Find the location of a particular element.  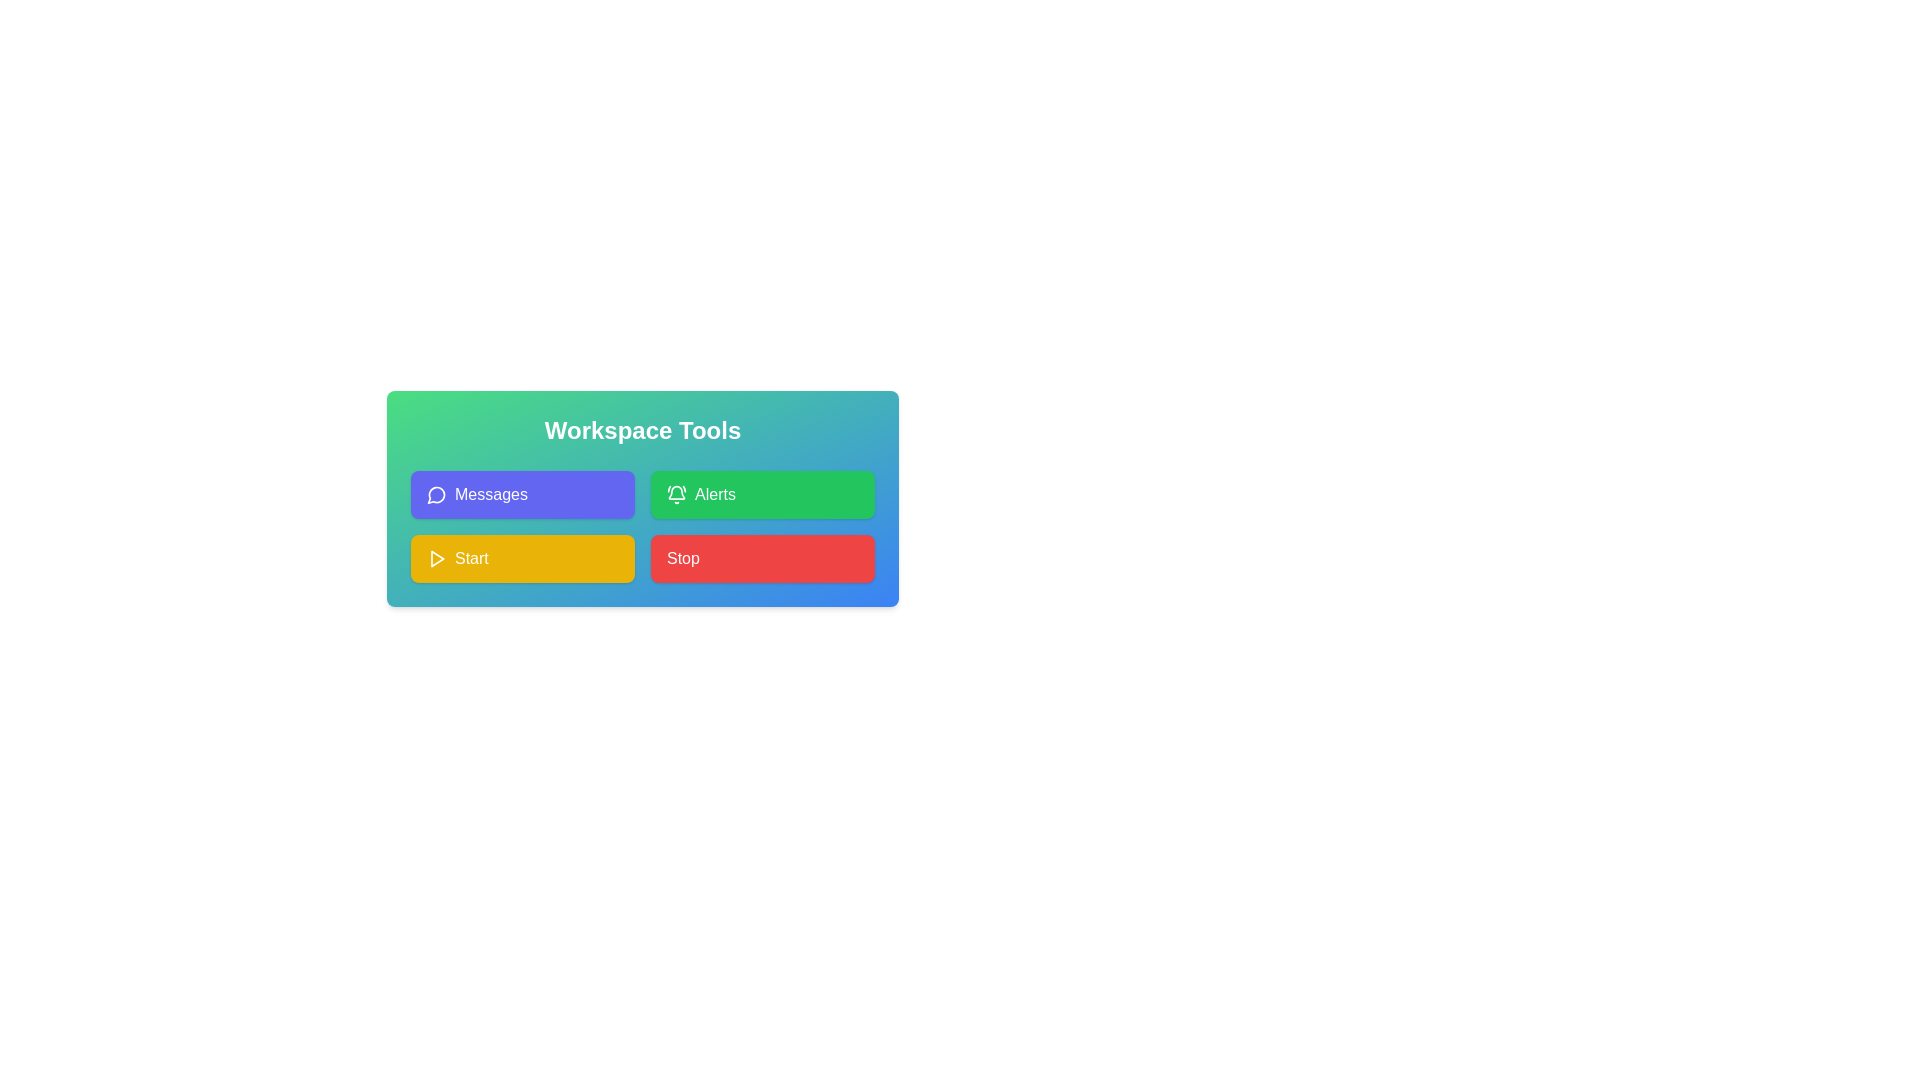

the center of the bell icon component, which is part of the green 'Alerts' button located in the top-right corner of the interface is located at coordinates (676, 492).